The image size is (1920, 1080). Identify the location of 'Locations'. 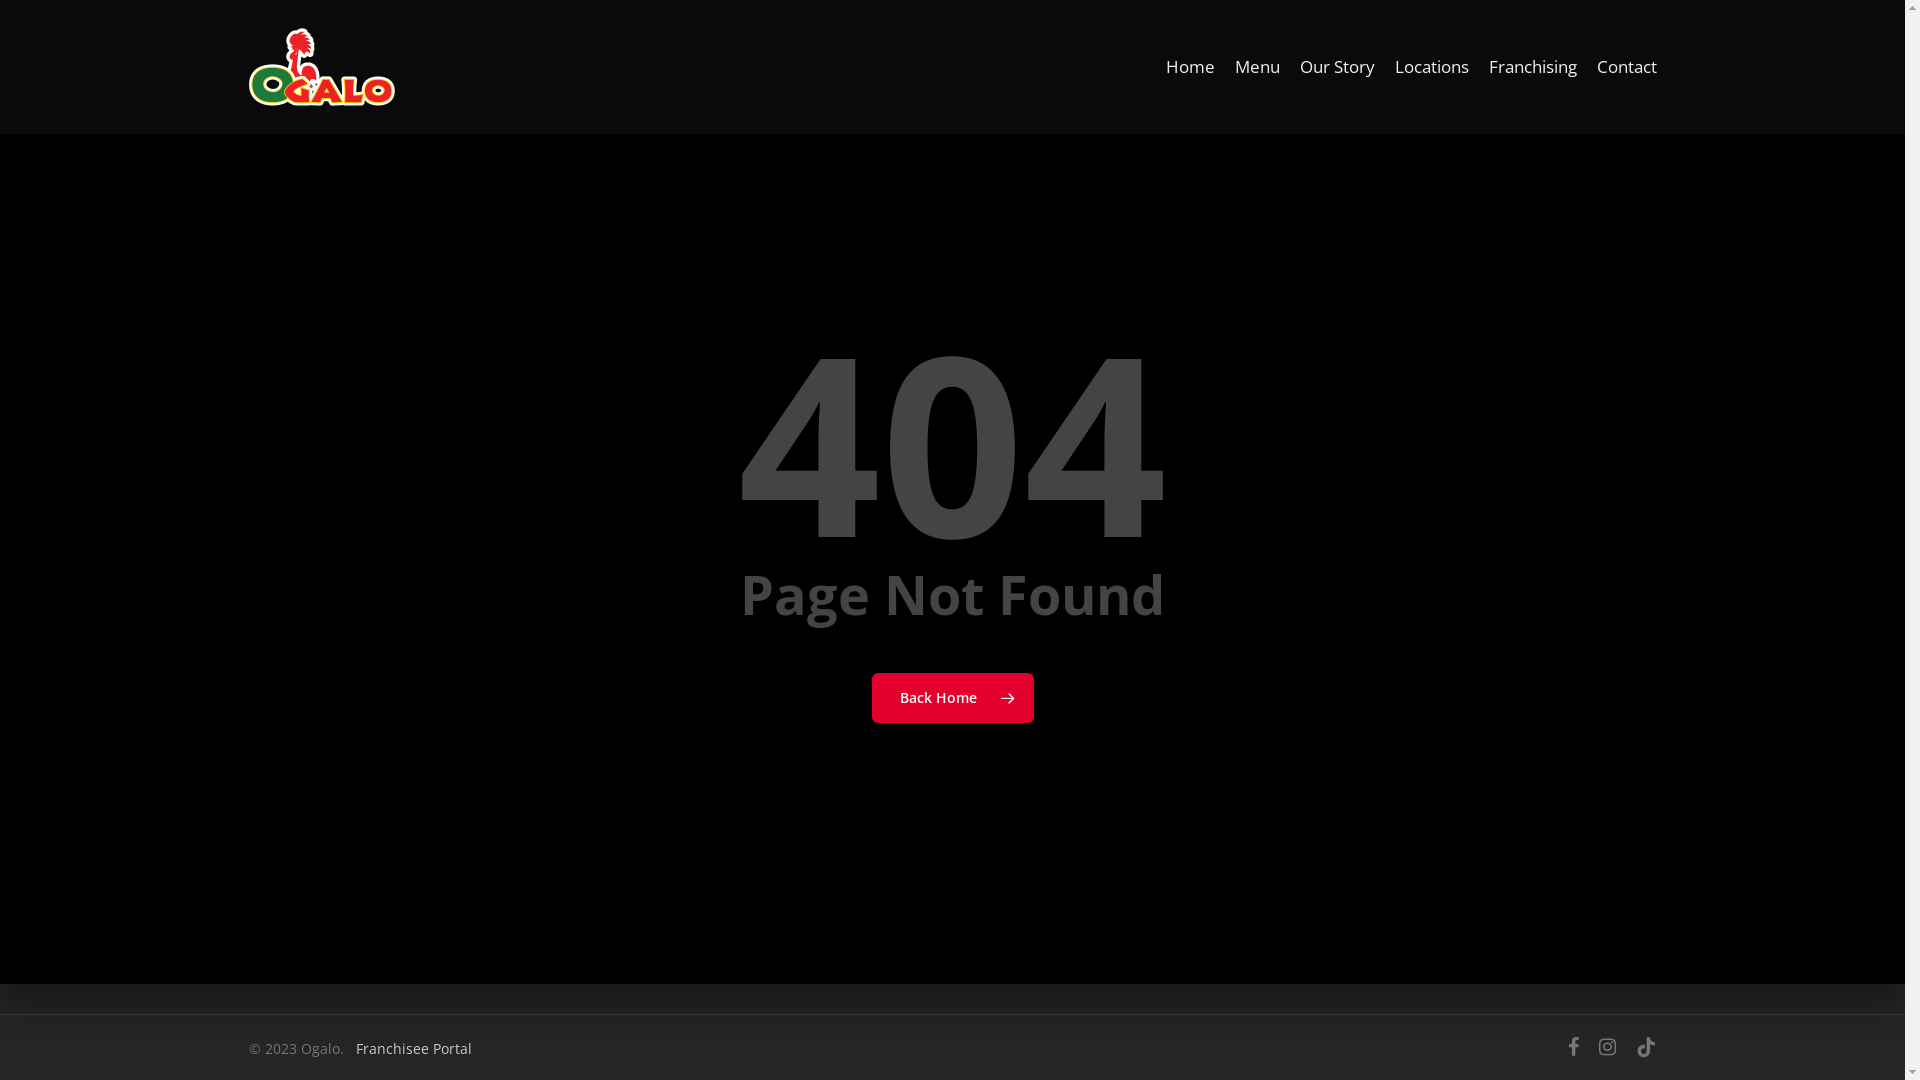
(1429, 65).